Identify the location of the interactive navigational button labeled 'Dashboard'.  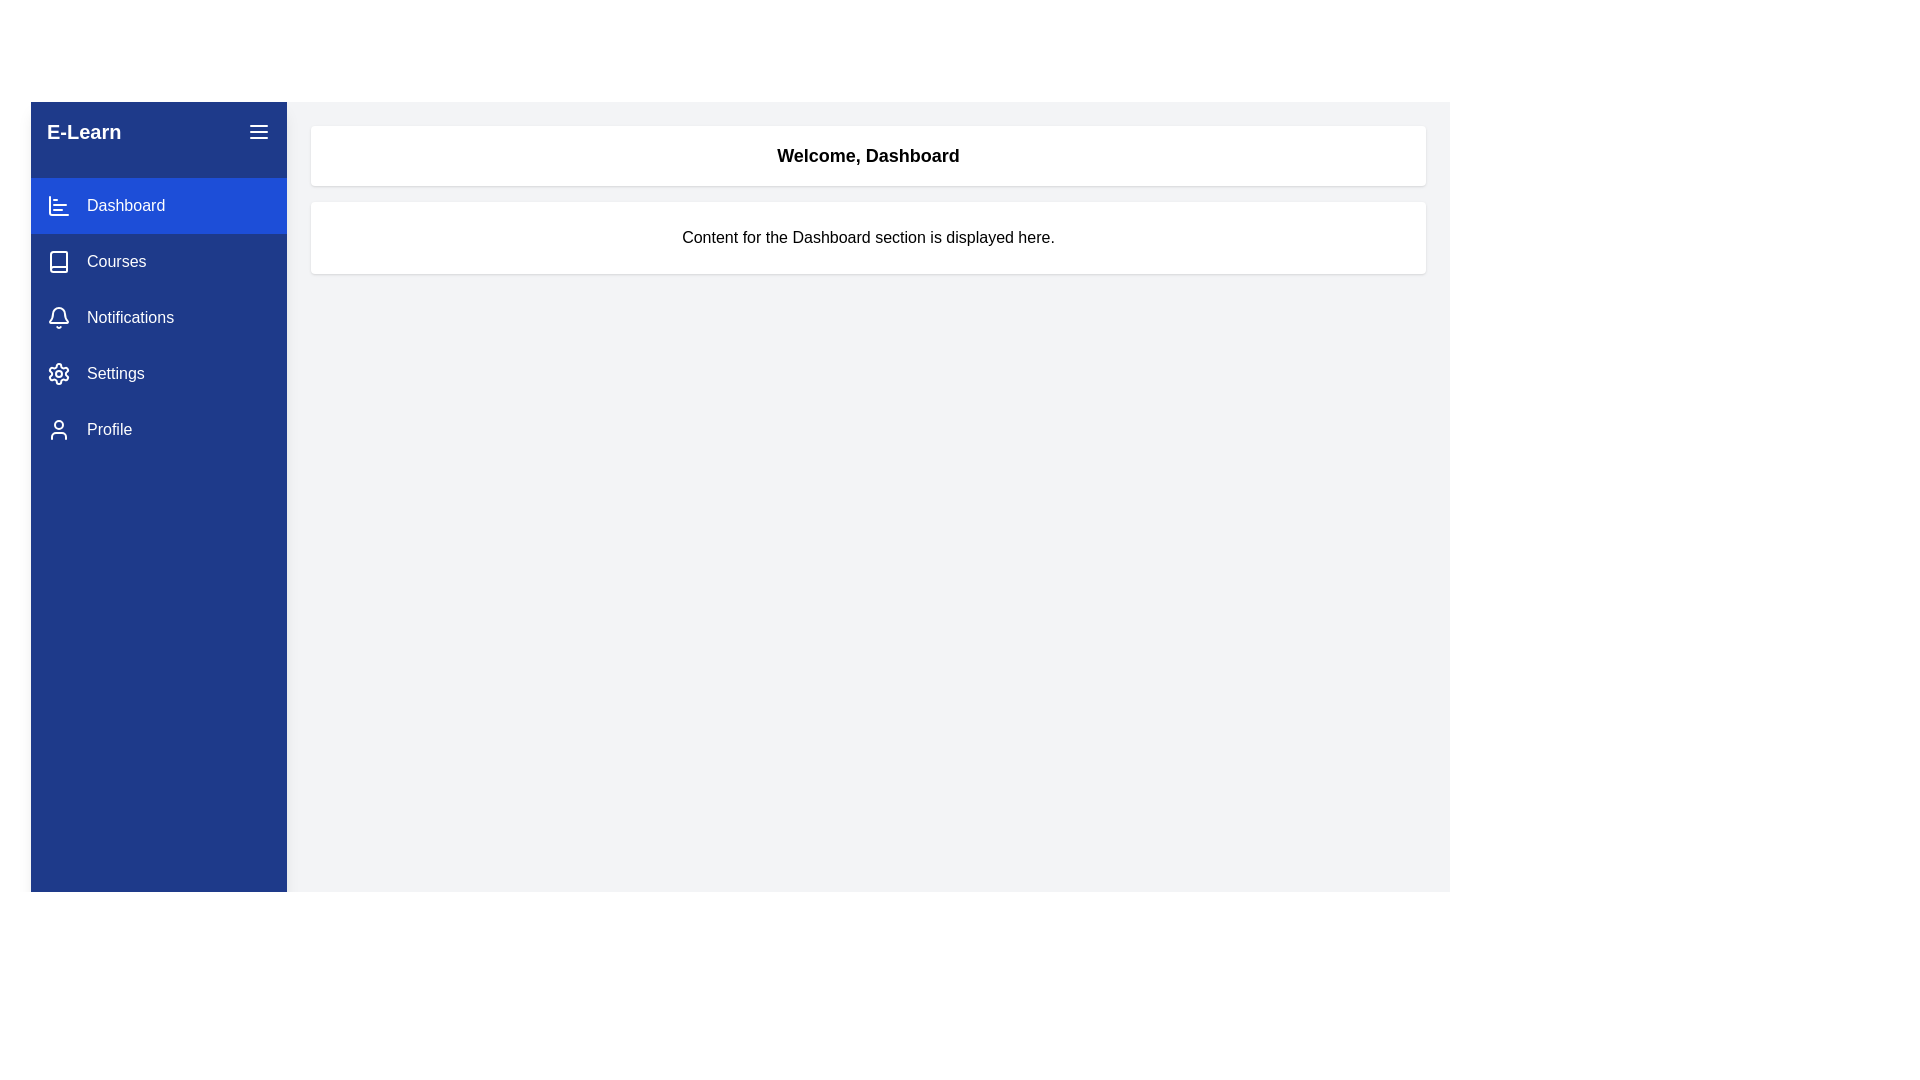
(157, 205).